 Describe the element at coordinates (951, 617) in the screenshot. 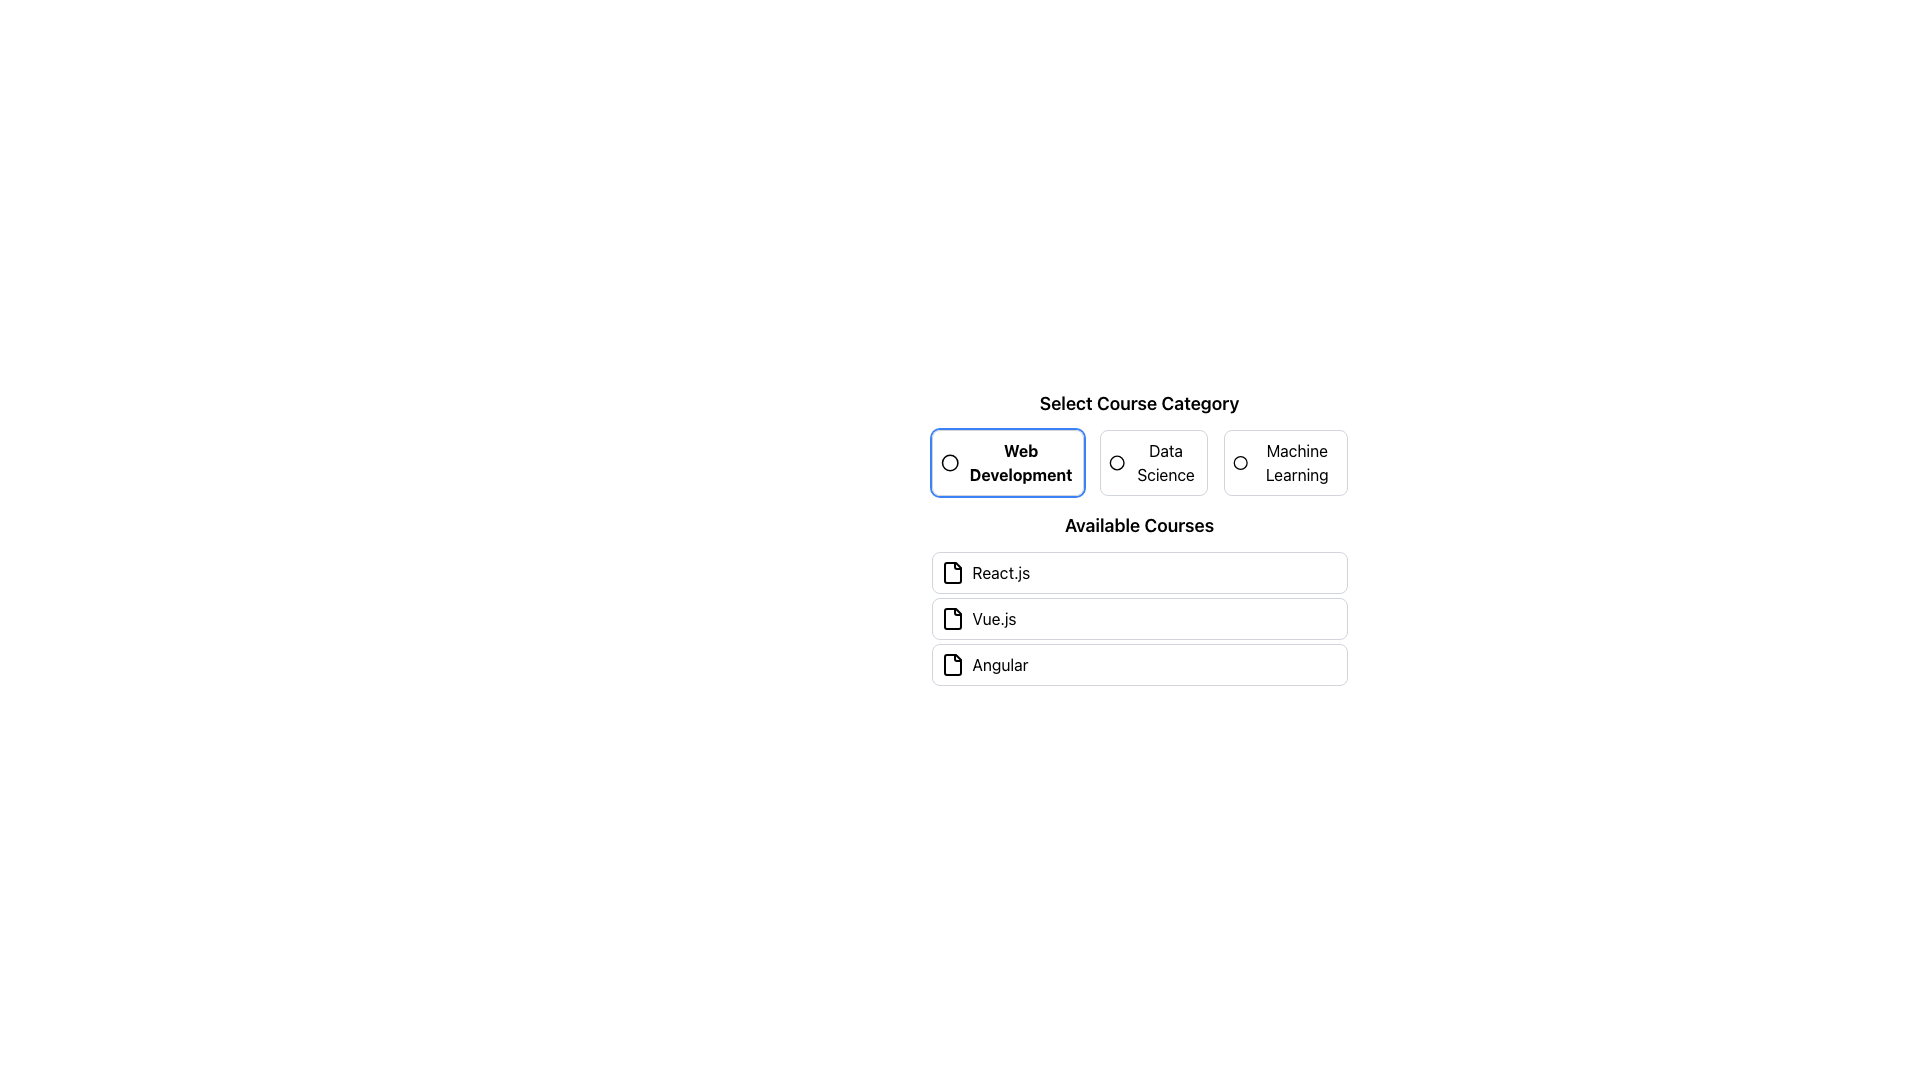

I see `the 'Vue.js' course icon located to the left of the 'Vue.js' text label by clicking on it` at that location.